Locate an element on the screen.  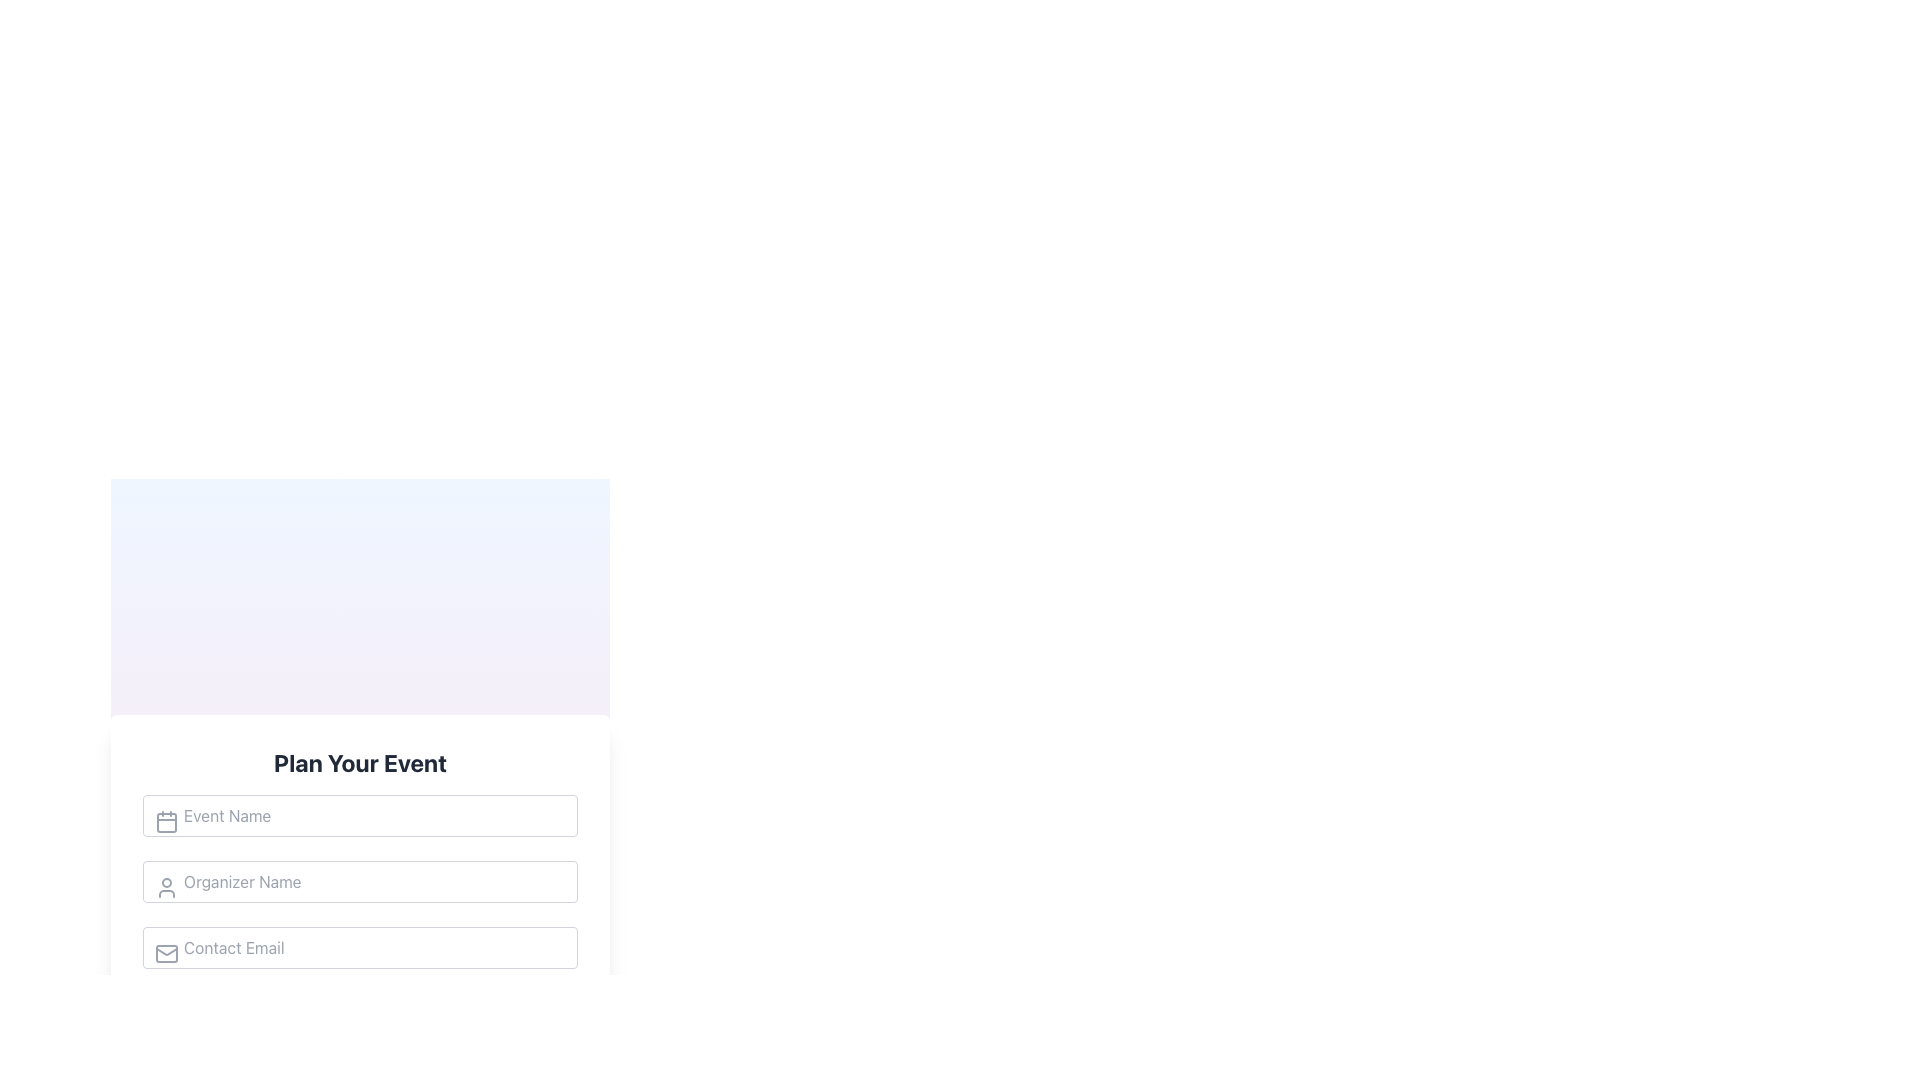
the Decorative Icon resembling an envelope with a white background and gray border, located within the 'Contact Email' input field is located at coordinates (167, 952).